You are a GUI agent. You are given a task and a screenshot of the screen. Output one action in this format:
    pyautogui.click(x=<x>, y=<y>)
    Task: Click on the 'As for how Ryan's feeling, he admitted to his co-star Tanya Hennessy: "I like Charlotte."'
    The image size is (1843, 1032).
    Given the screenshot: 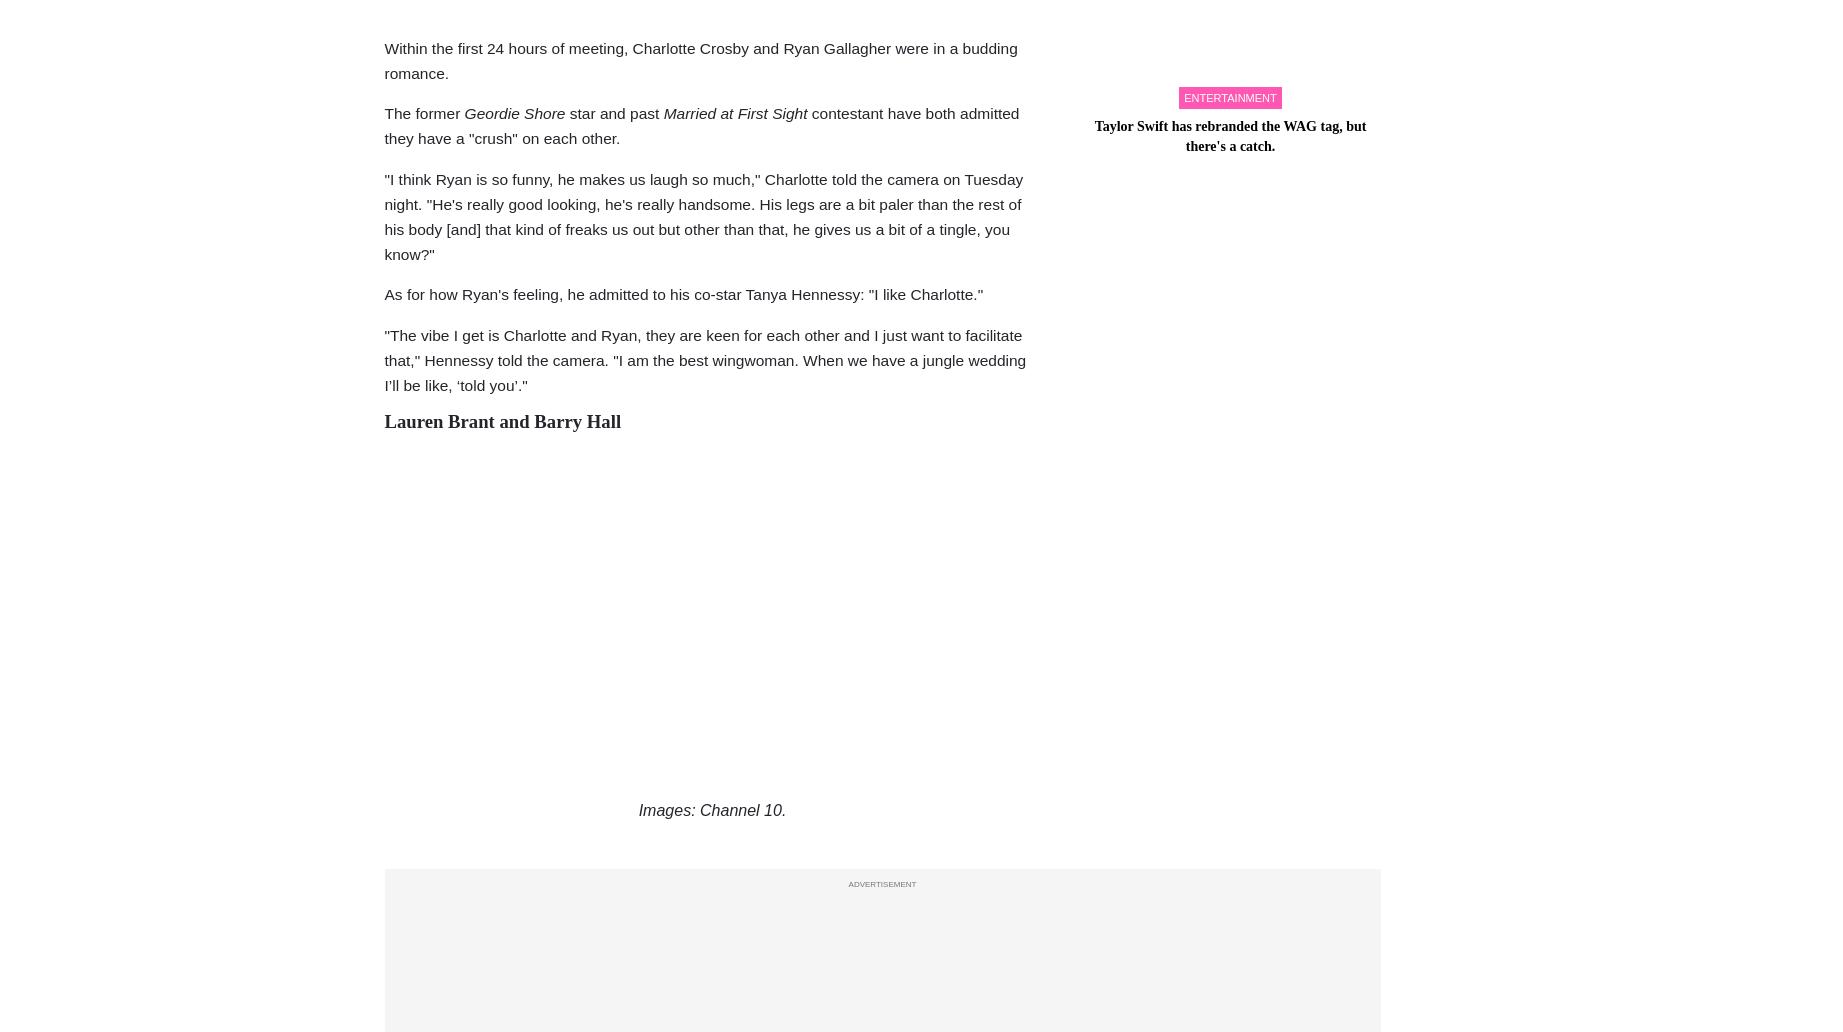 What is the action you would take?
    pyautogui.click(x=384, y=294)
    